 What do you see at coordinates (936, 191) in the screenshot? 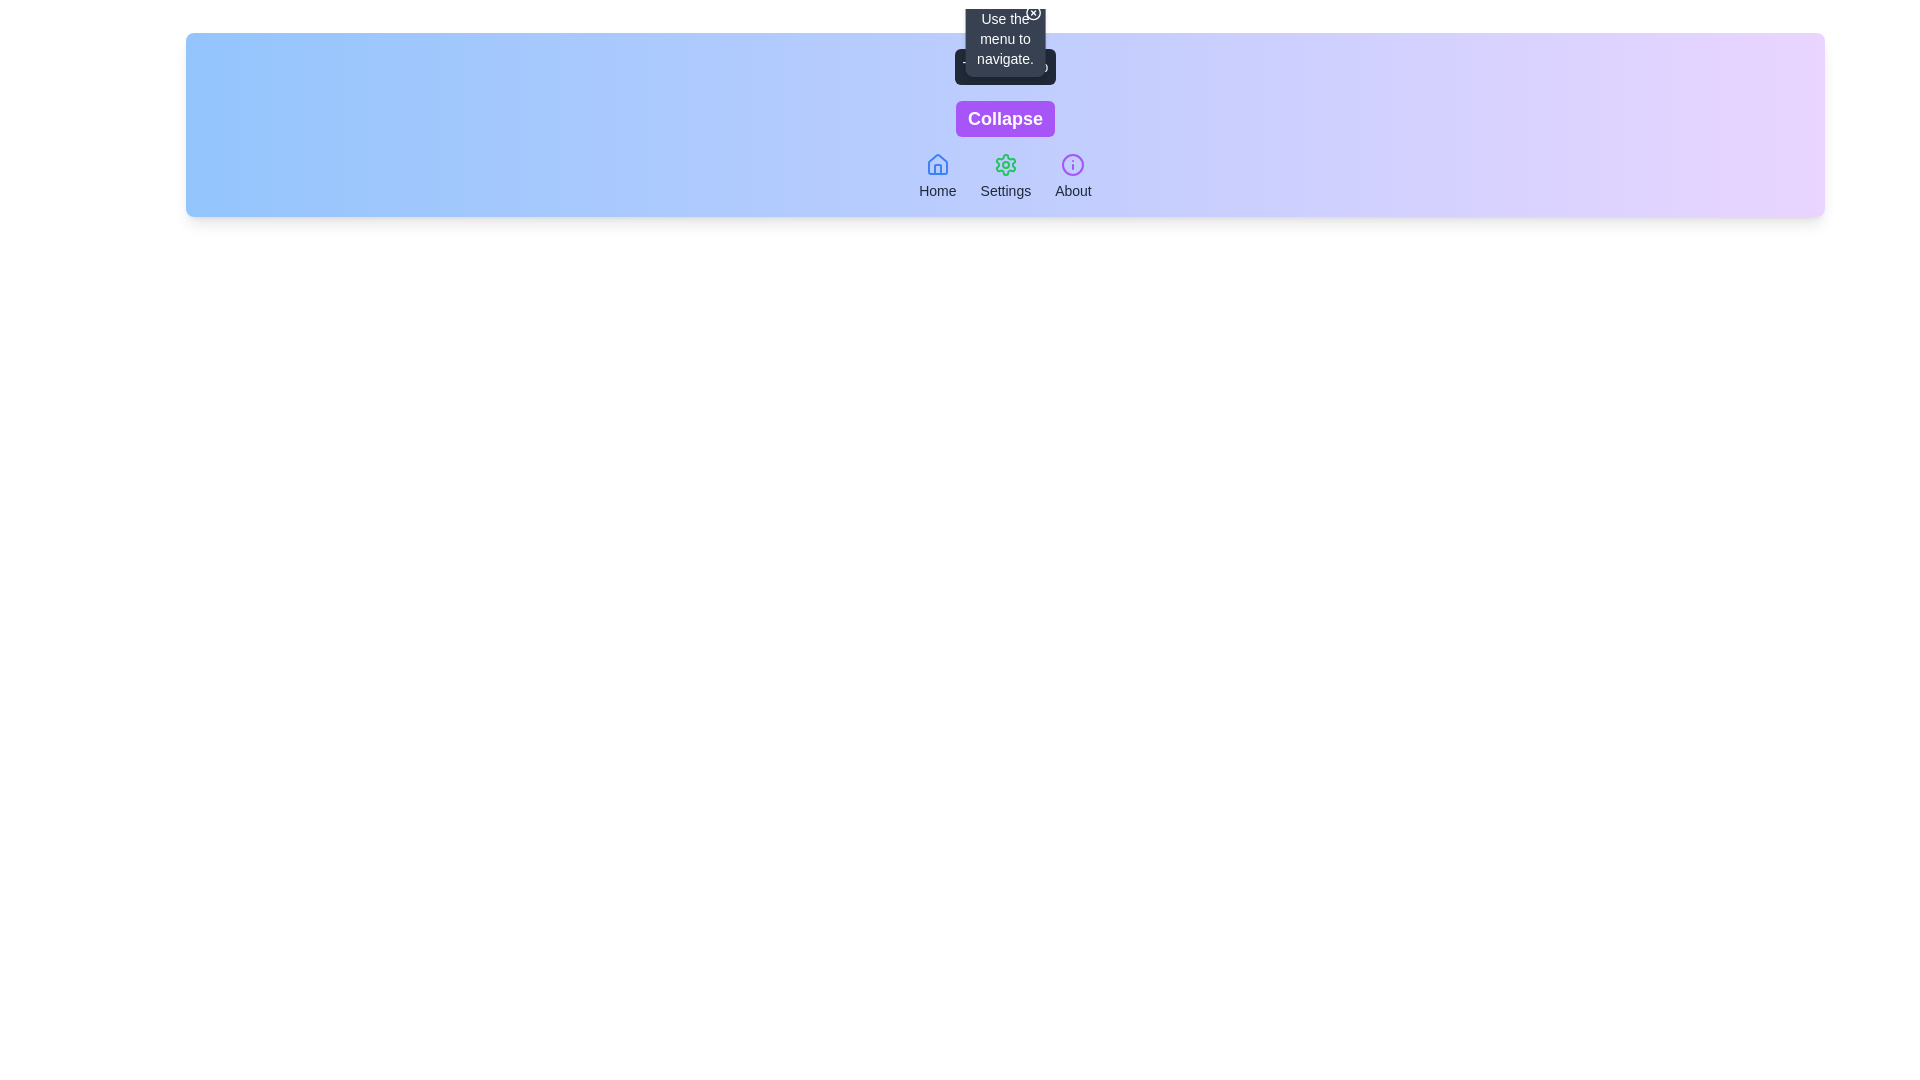
I see `text content of the 'Home' label, which is styled in dark gray and positioned below a house icon in the navigation menu` at bounding box center [936, 191].